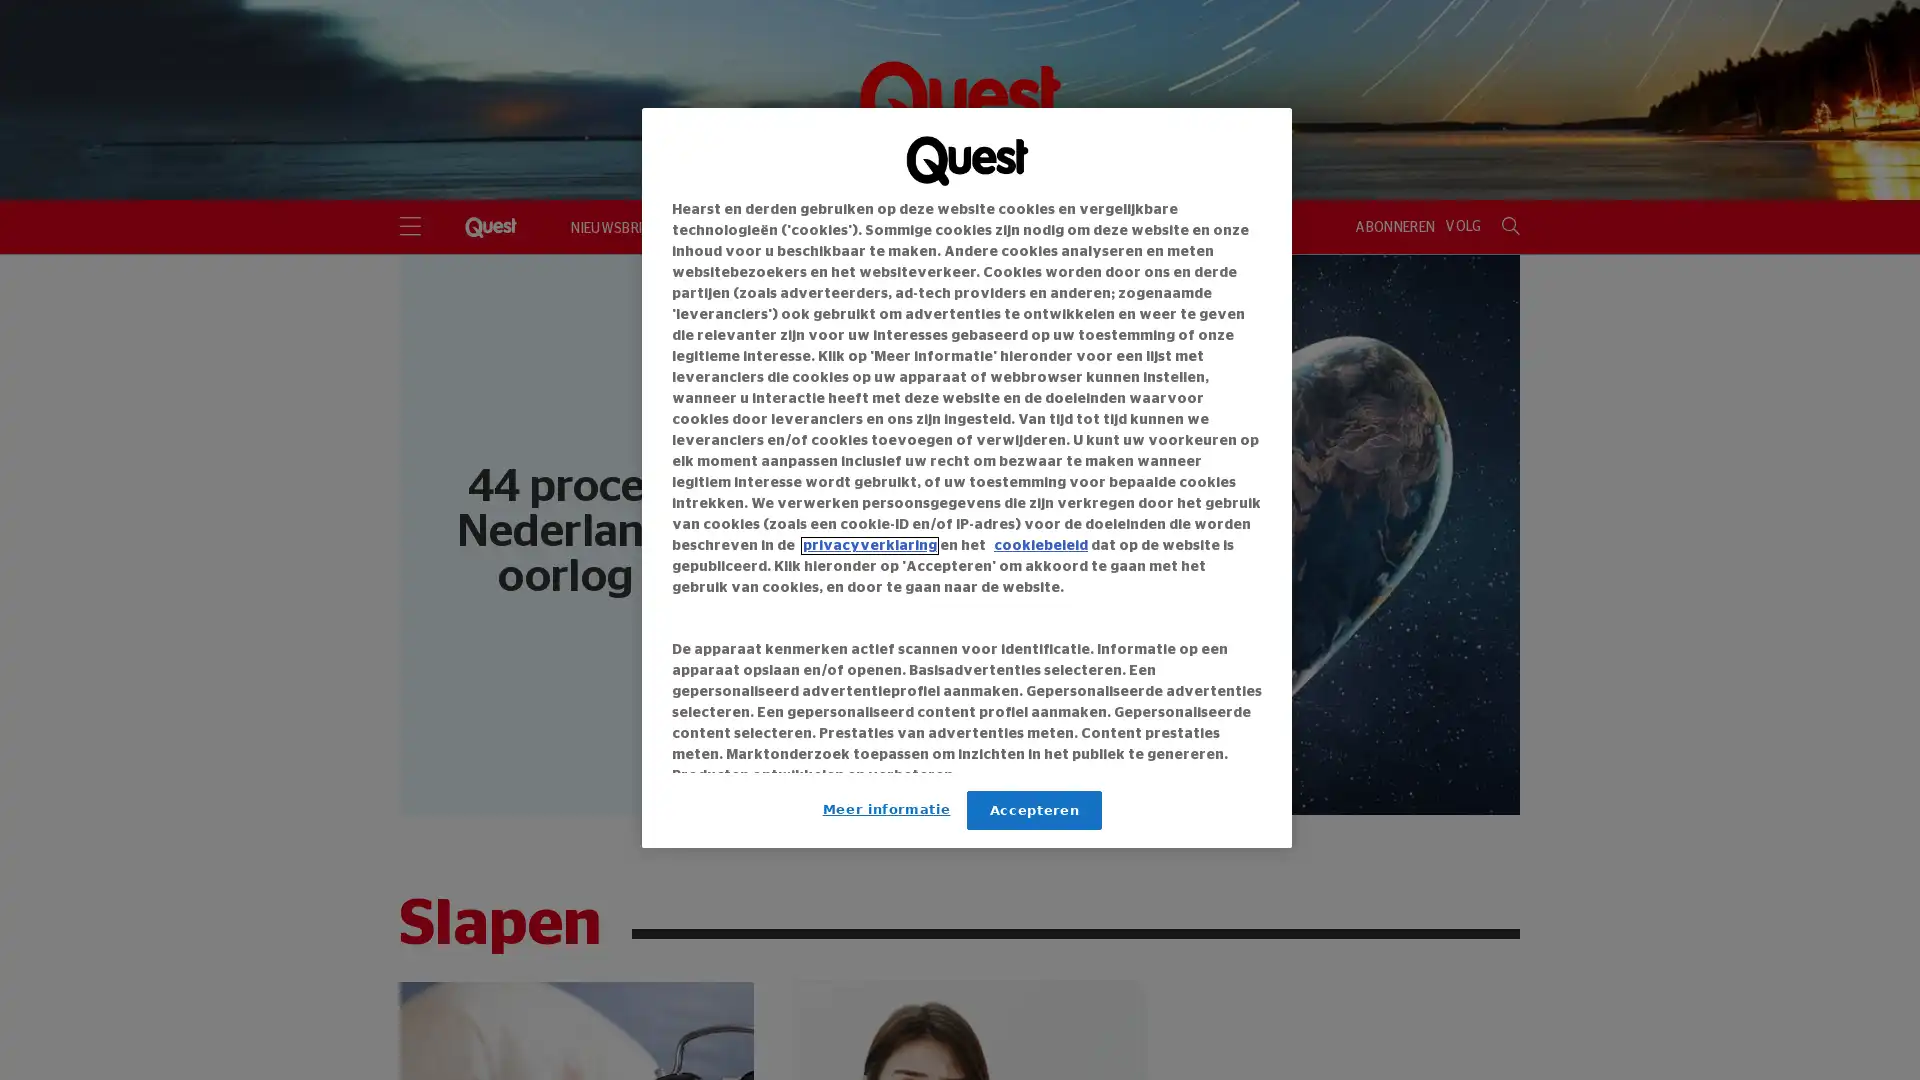  What do you see at coordinates (1034, 810) in the screenshot?
I see `Accepteren` at bounding box center [1034, 810].